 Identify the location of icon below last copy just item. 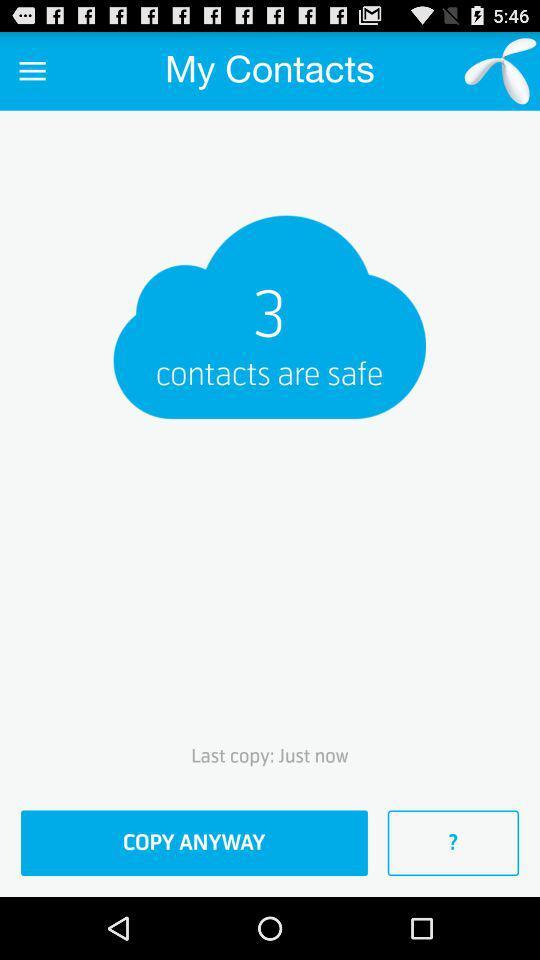
(194, 842).